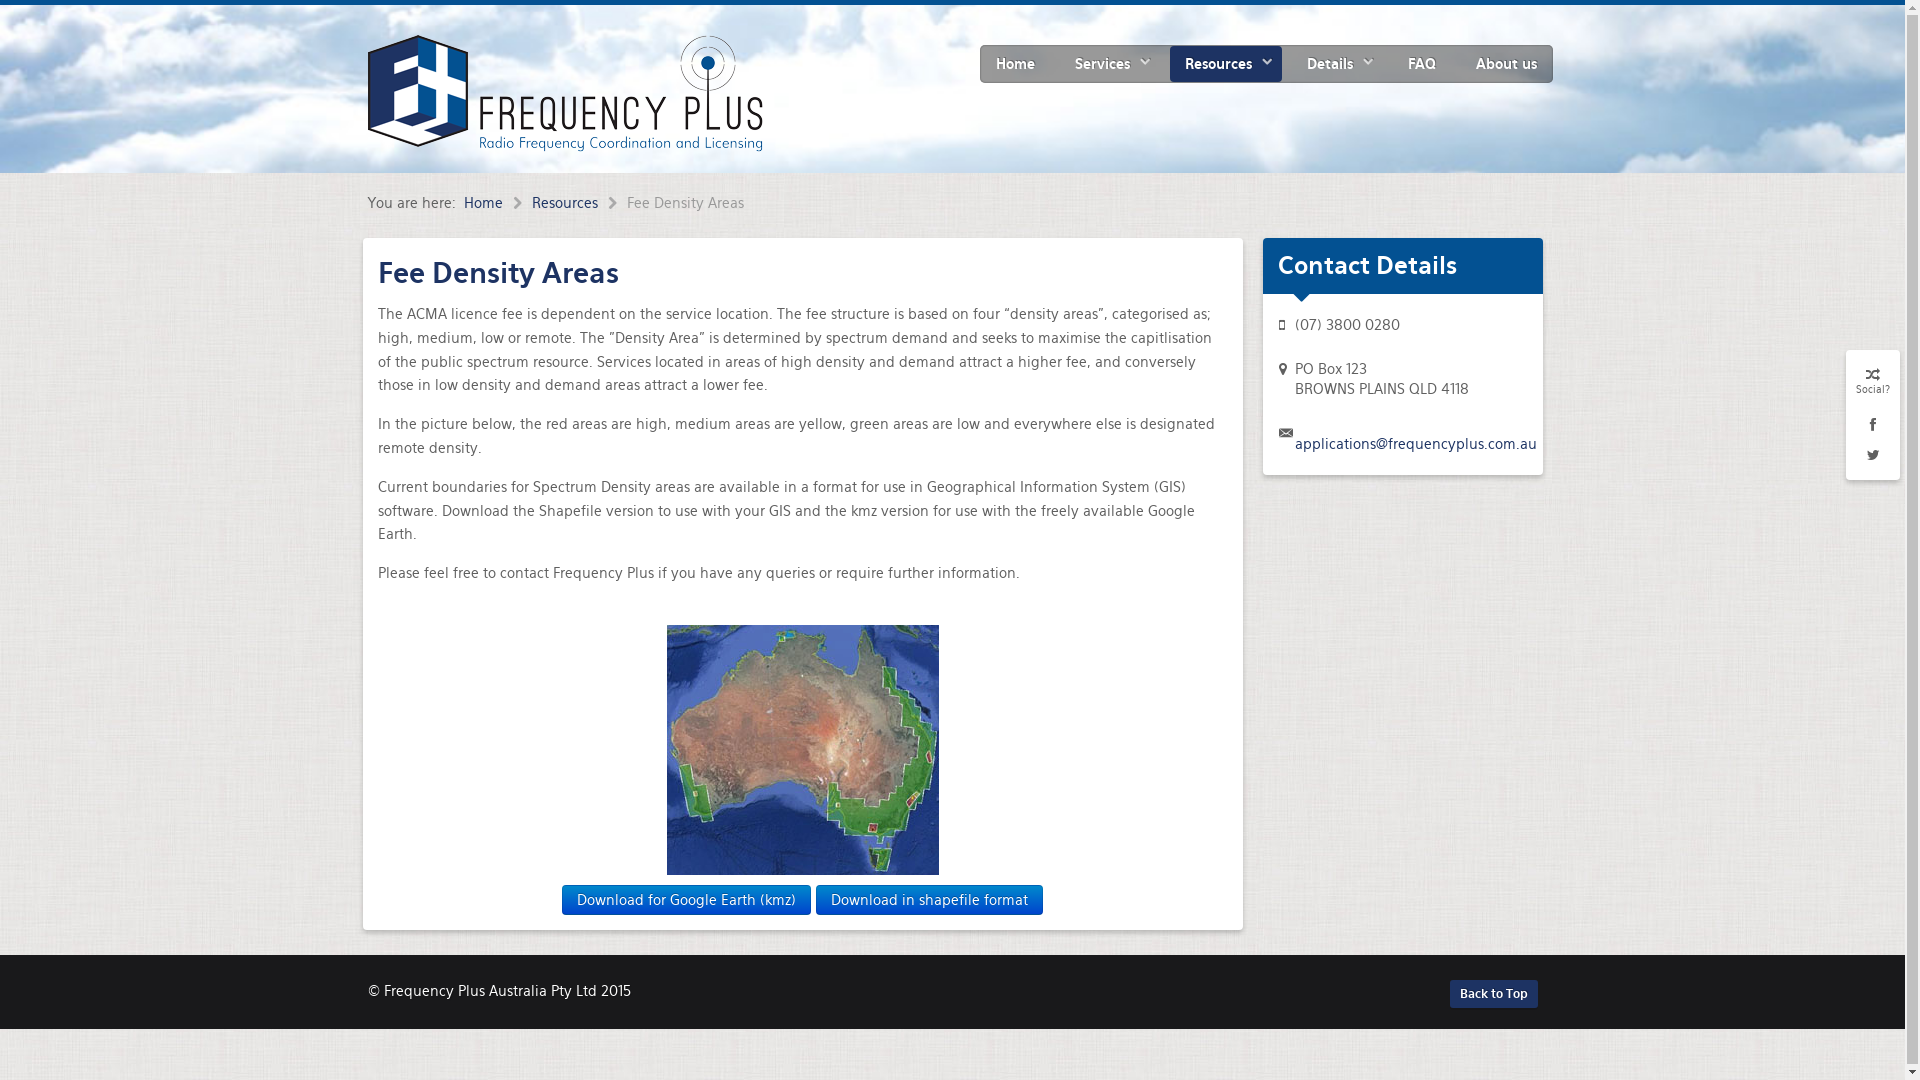 Image resolution: width=1920 pixels, height=1080 pixels. Describe the element at coordinates (1414, 442) in the screenshot. I see `'applications@frequencyplus.com.au'` at that location.